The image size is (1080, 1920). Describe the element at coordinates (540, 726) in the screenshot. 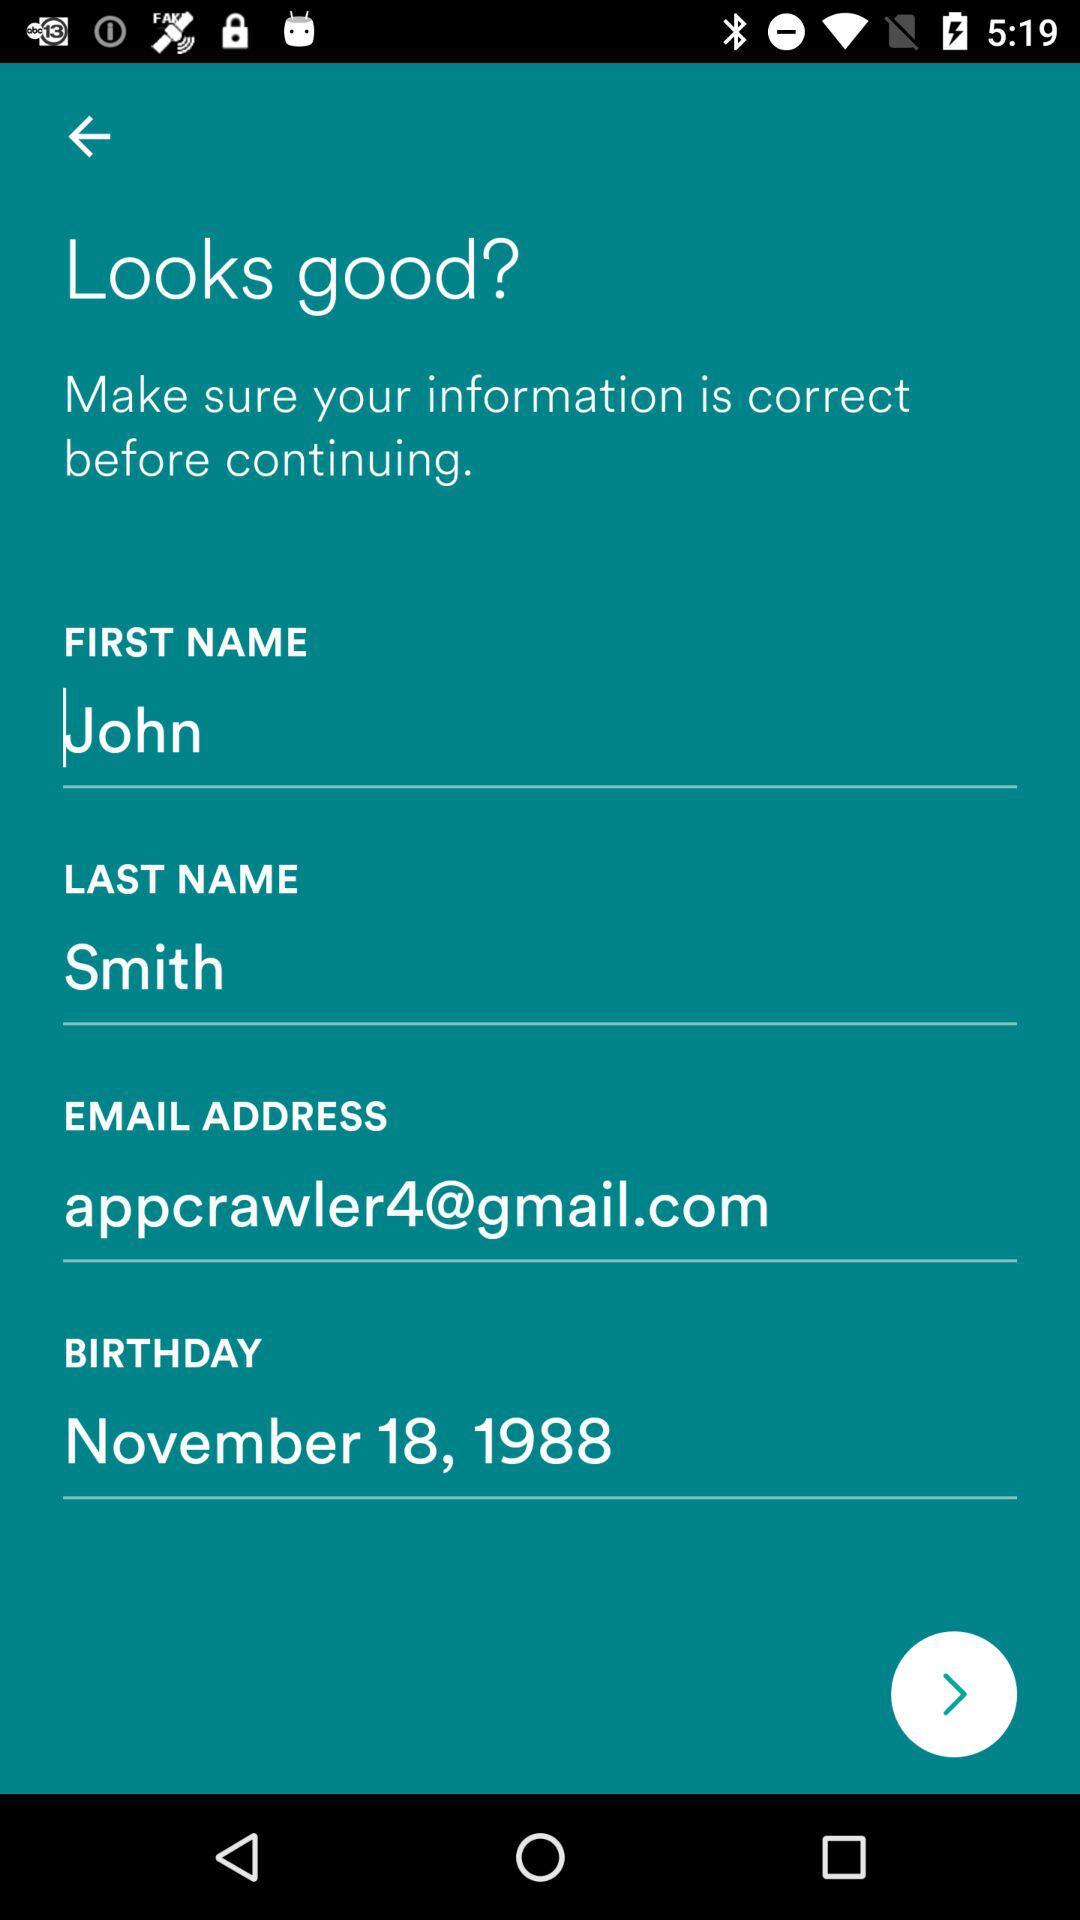

I see `john item` at that location.